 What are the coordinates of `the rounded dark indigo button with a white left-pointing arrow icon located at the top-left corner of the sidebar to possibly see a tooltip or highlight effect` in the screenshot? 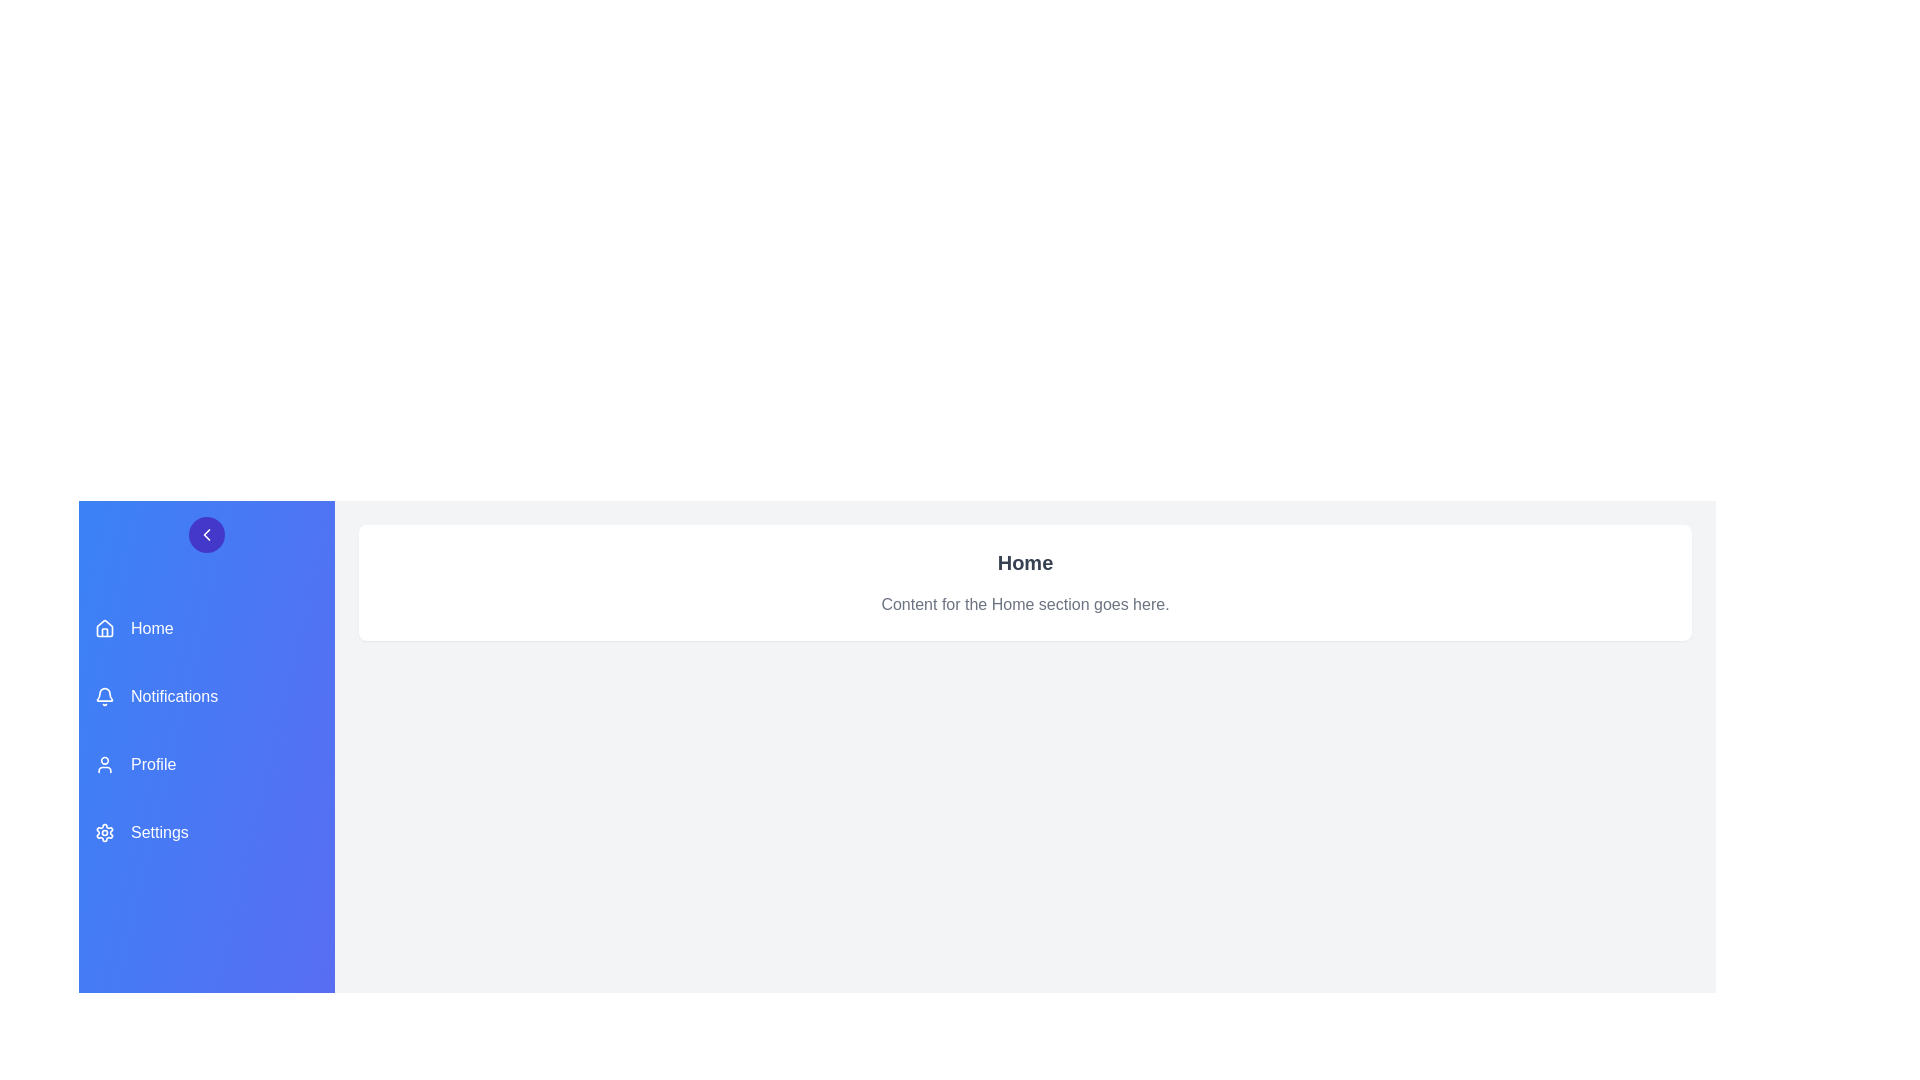 It's located at (206, 534).